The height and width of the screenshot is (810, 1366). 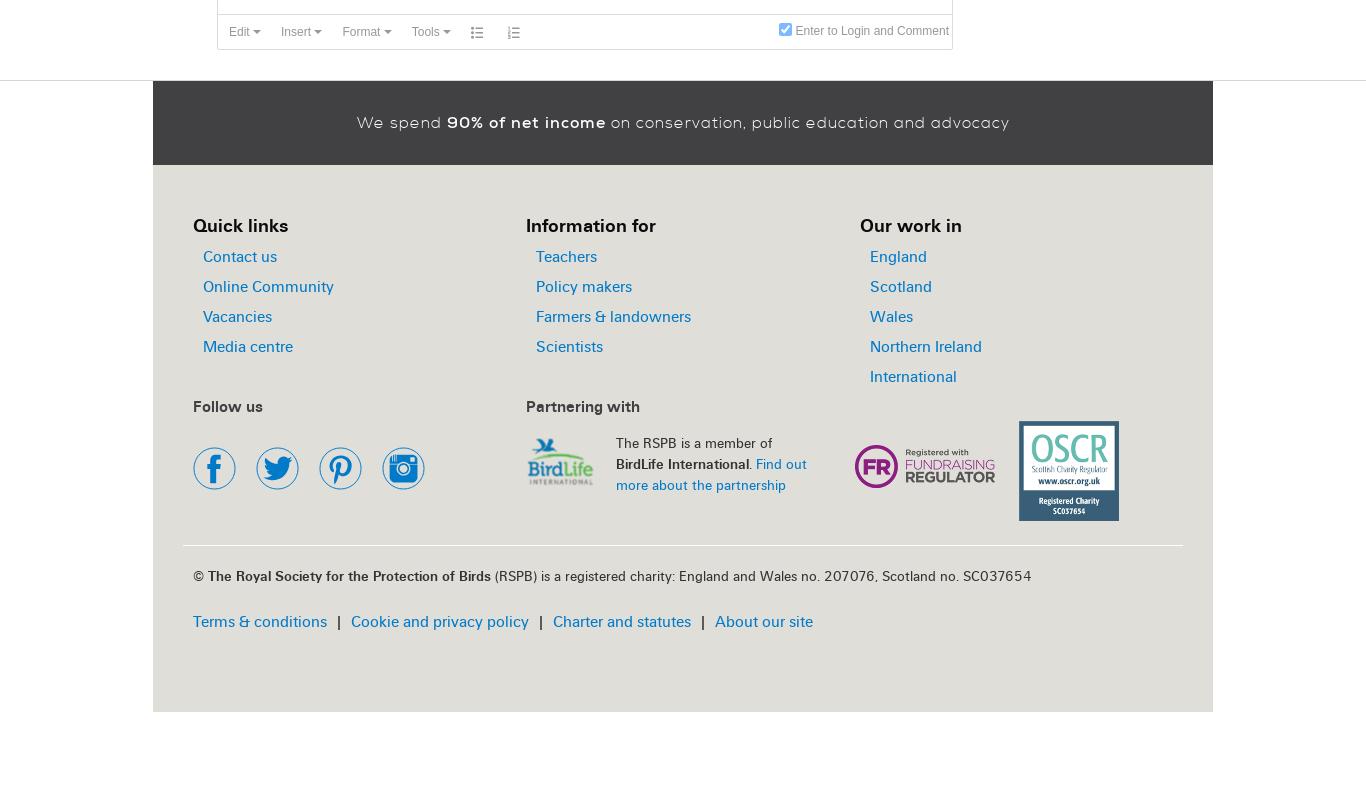 What do you see at coordinates (296, 31) in the screenshot?
I see `'Insert'` at bounding box center [296, 31].